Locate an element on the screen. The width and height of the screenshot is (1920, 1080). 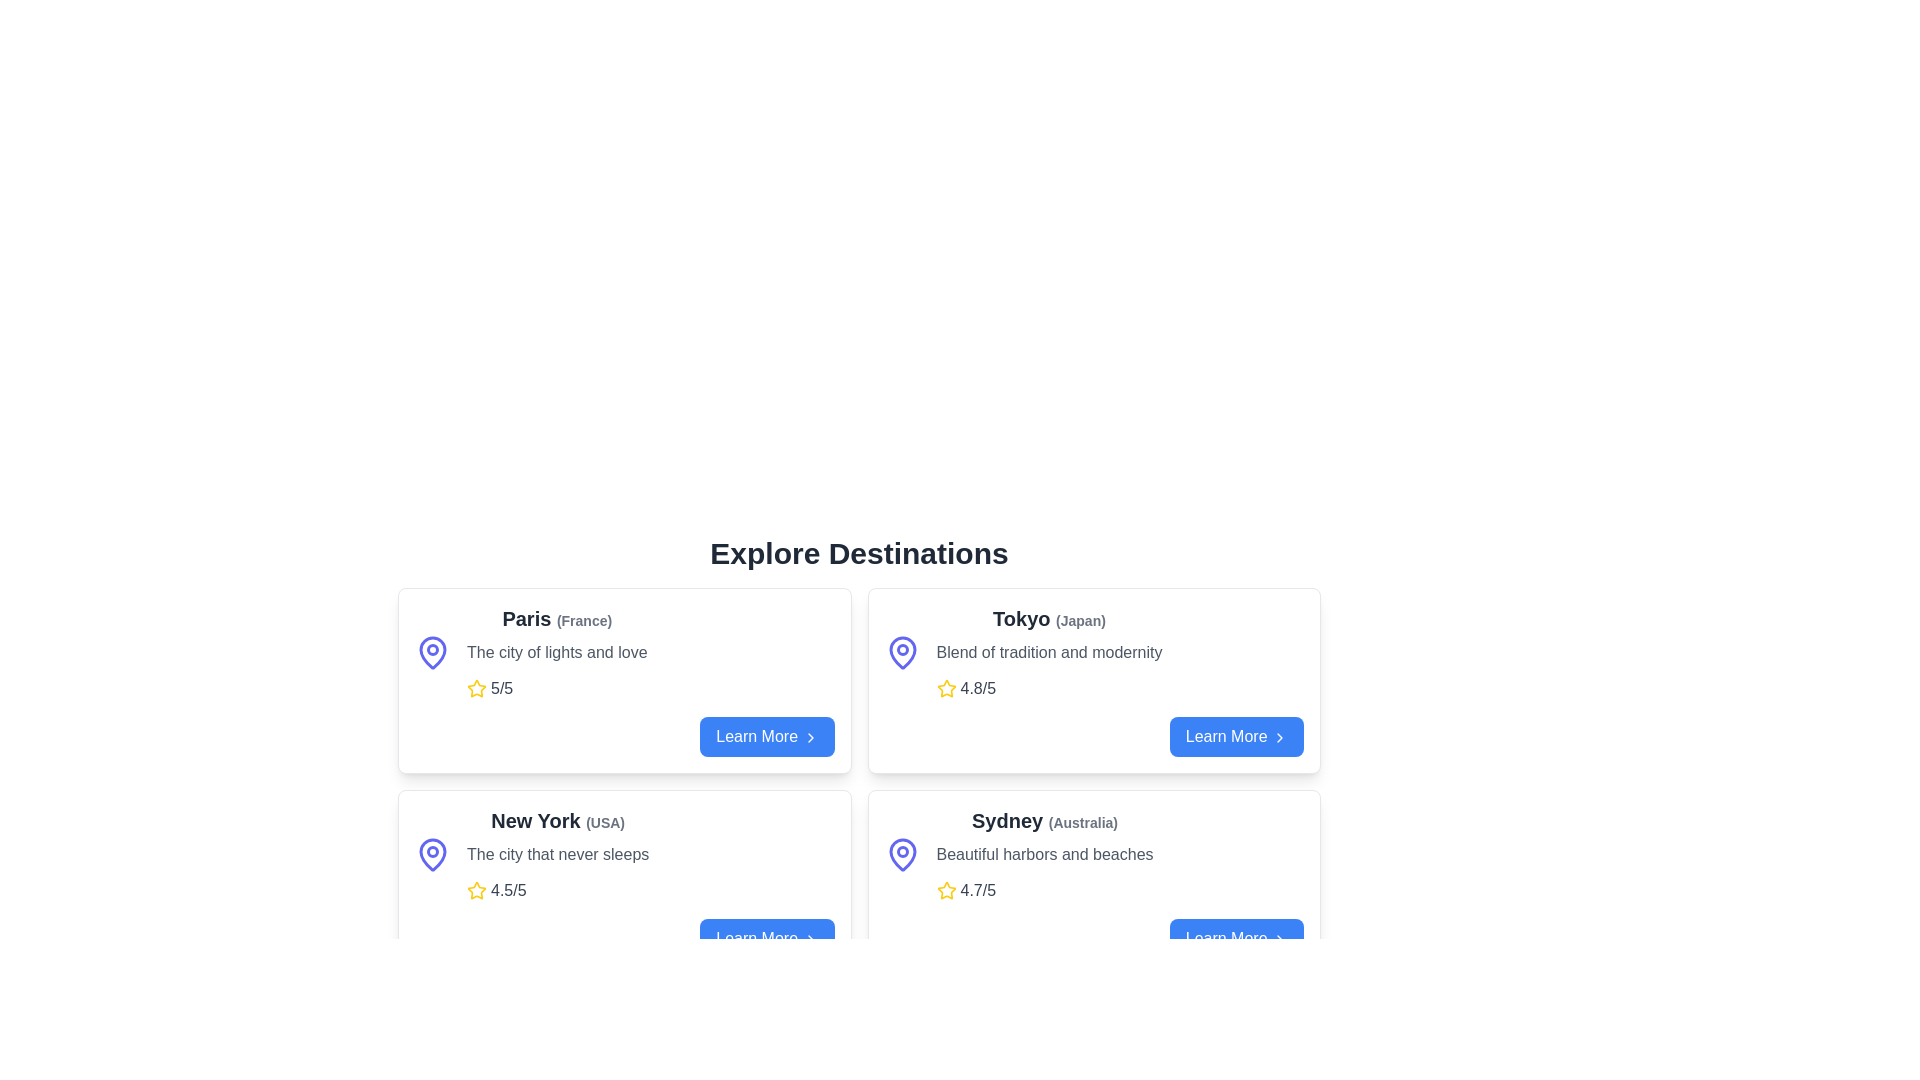
the static text label providing additional information about 'Sydney', located below 'Sydney (Australia)' and above the rating display in the lower-right card of the grid layout under 'Explore Destinations' is located at coordinates (1044, 855).